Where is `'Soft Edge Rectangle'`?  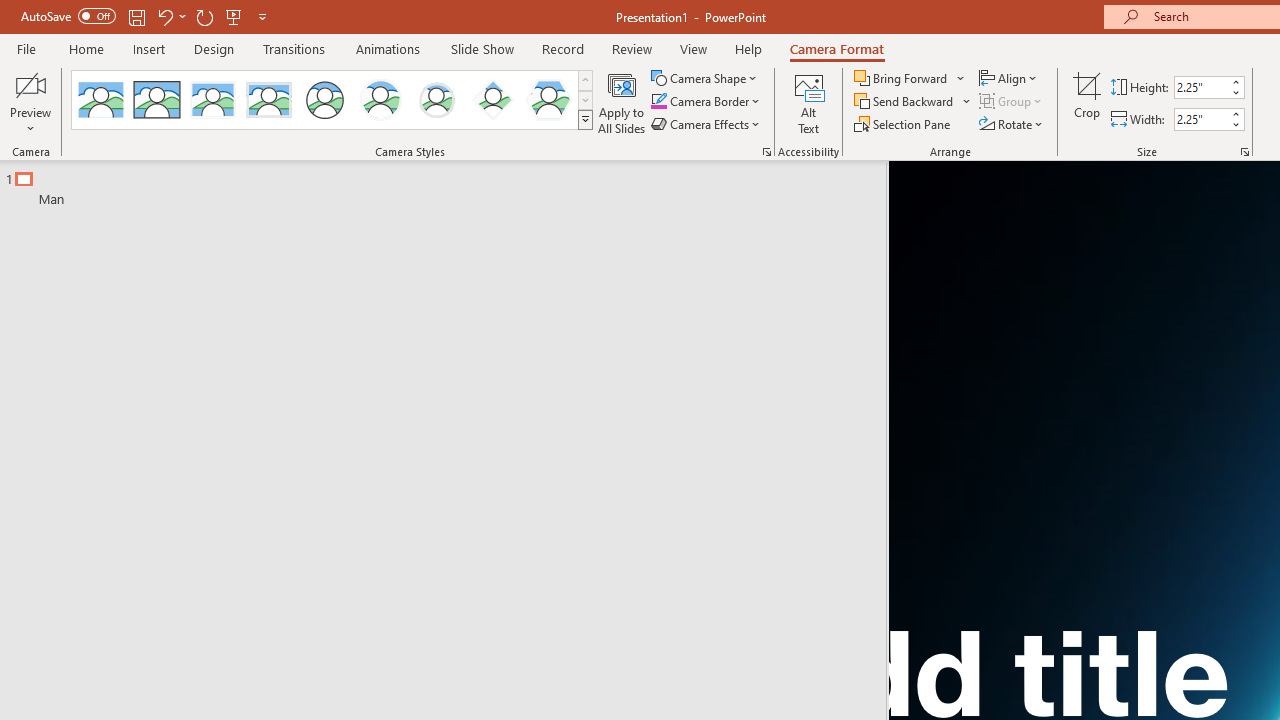
'Soft Edge Rectangle' is located at coordinates (267, 100).